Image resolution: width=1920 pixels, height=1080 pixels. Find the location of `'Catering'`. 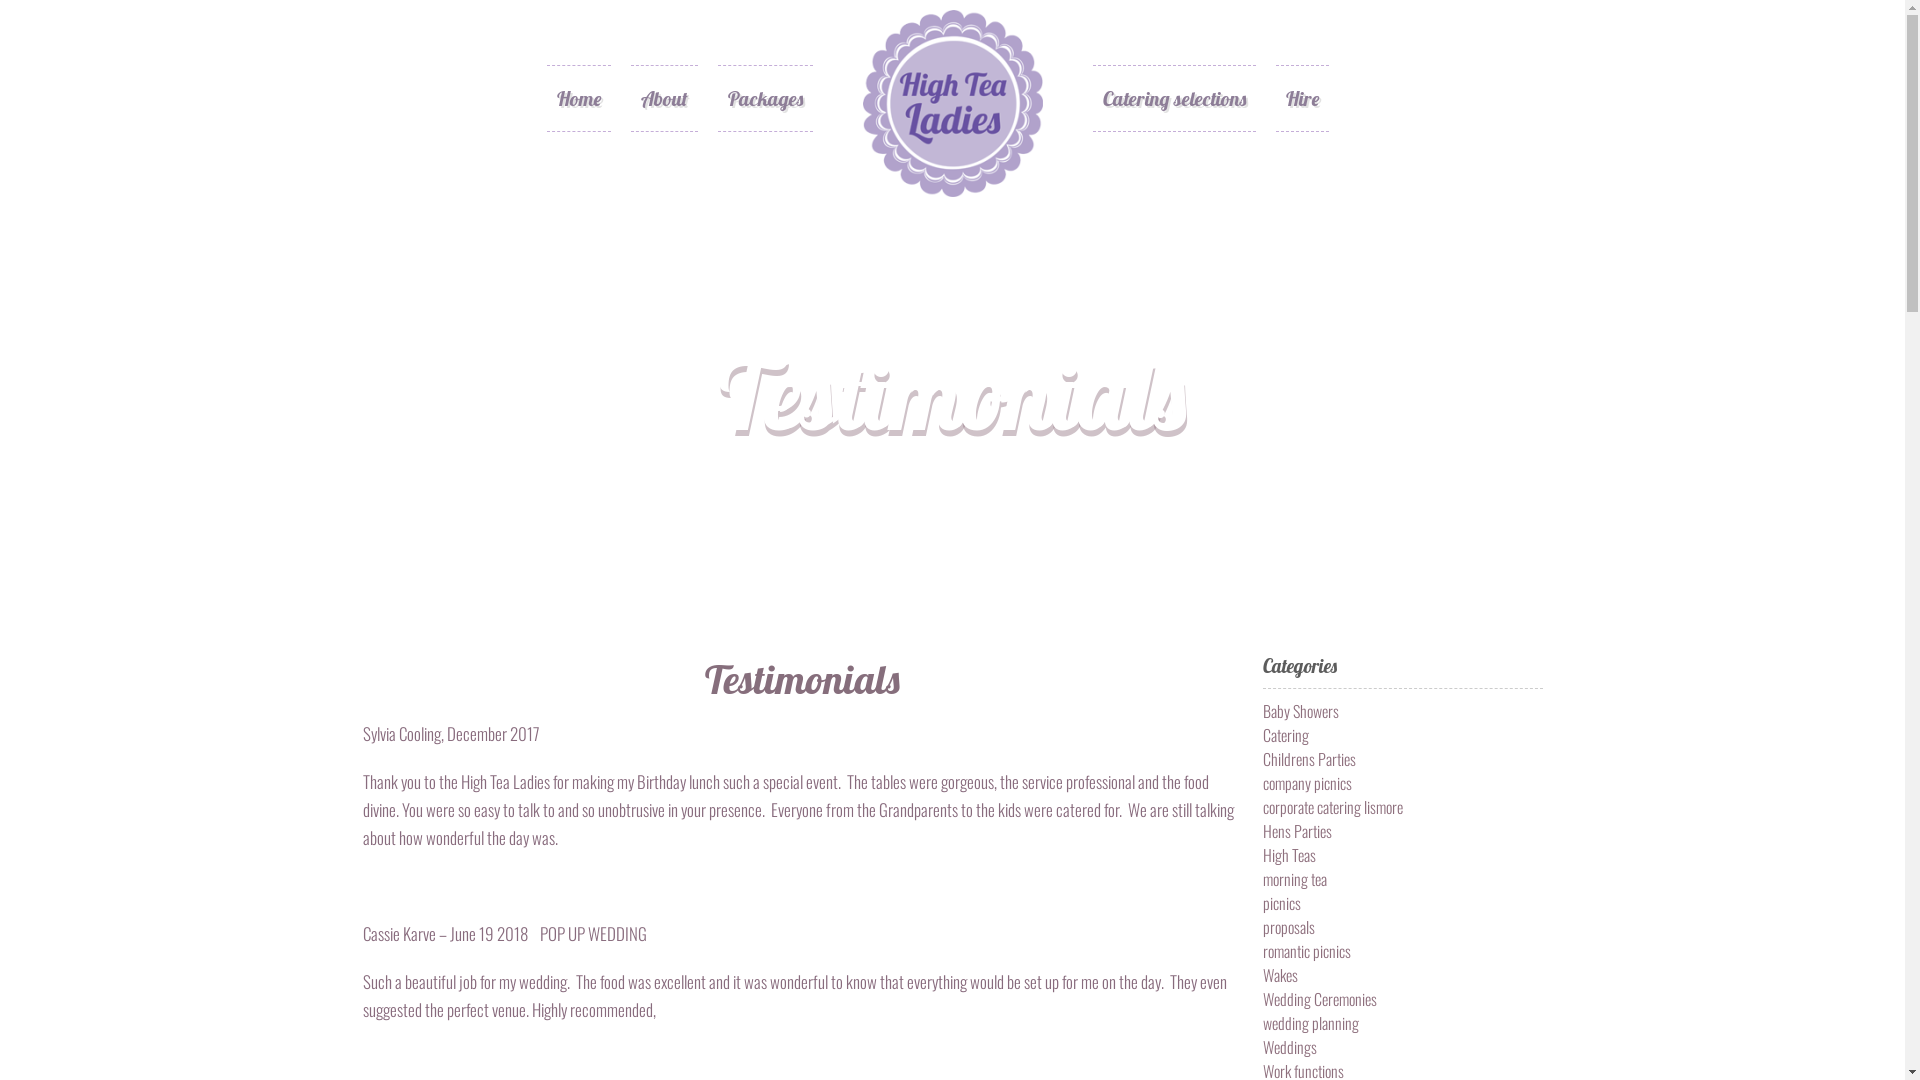

'Catering' is located at coordinates (1261, 735).